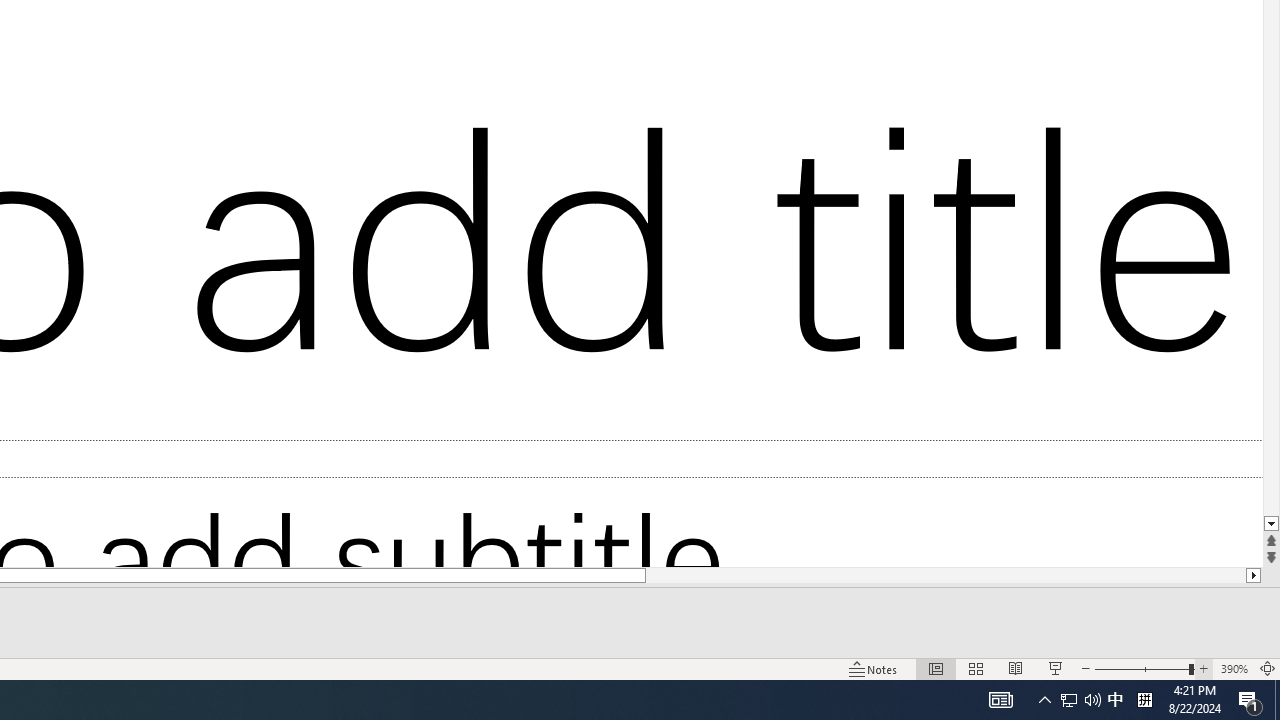 The width and height of the screenshot is (1280, 720). Describe the element at coordinates (1144, 669) in the screenshot. I see `'Zoom'` at that location.